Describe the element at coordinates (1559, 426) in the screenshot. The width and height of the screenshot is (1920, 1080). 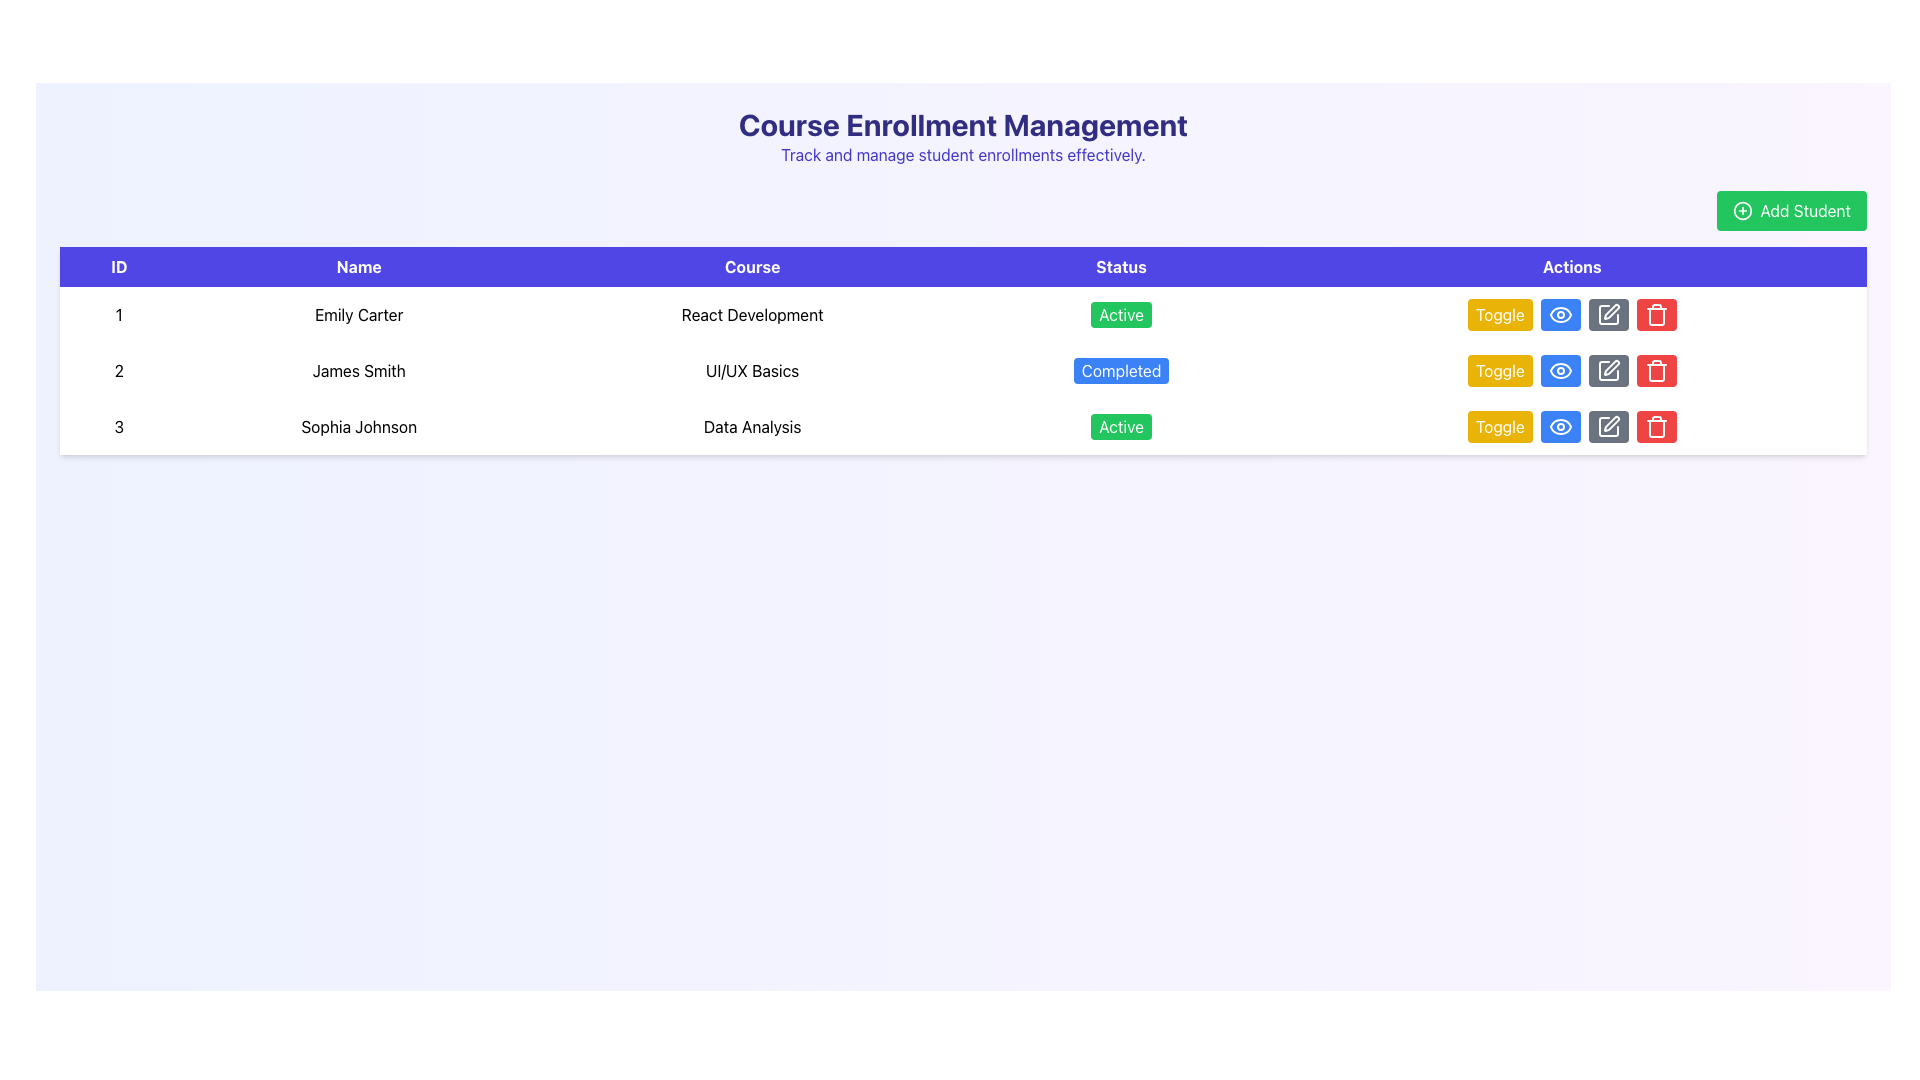
I see `the eye icon button in the 'Actions' column of the third row of the table` at that location.